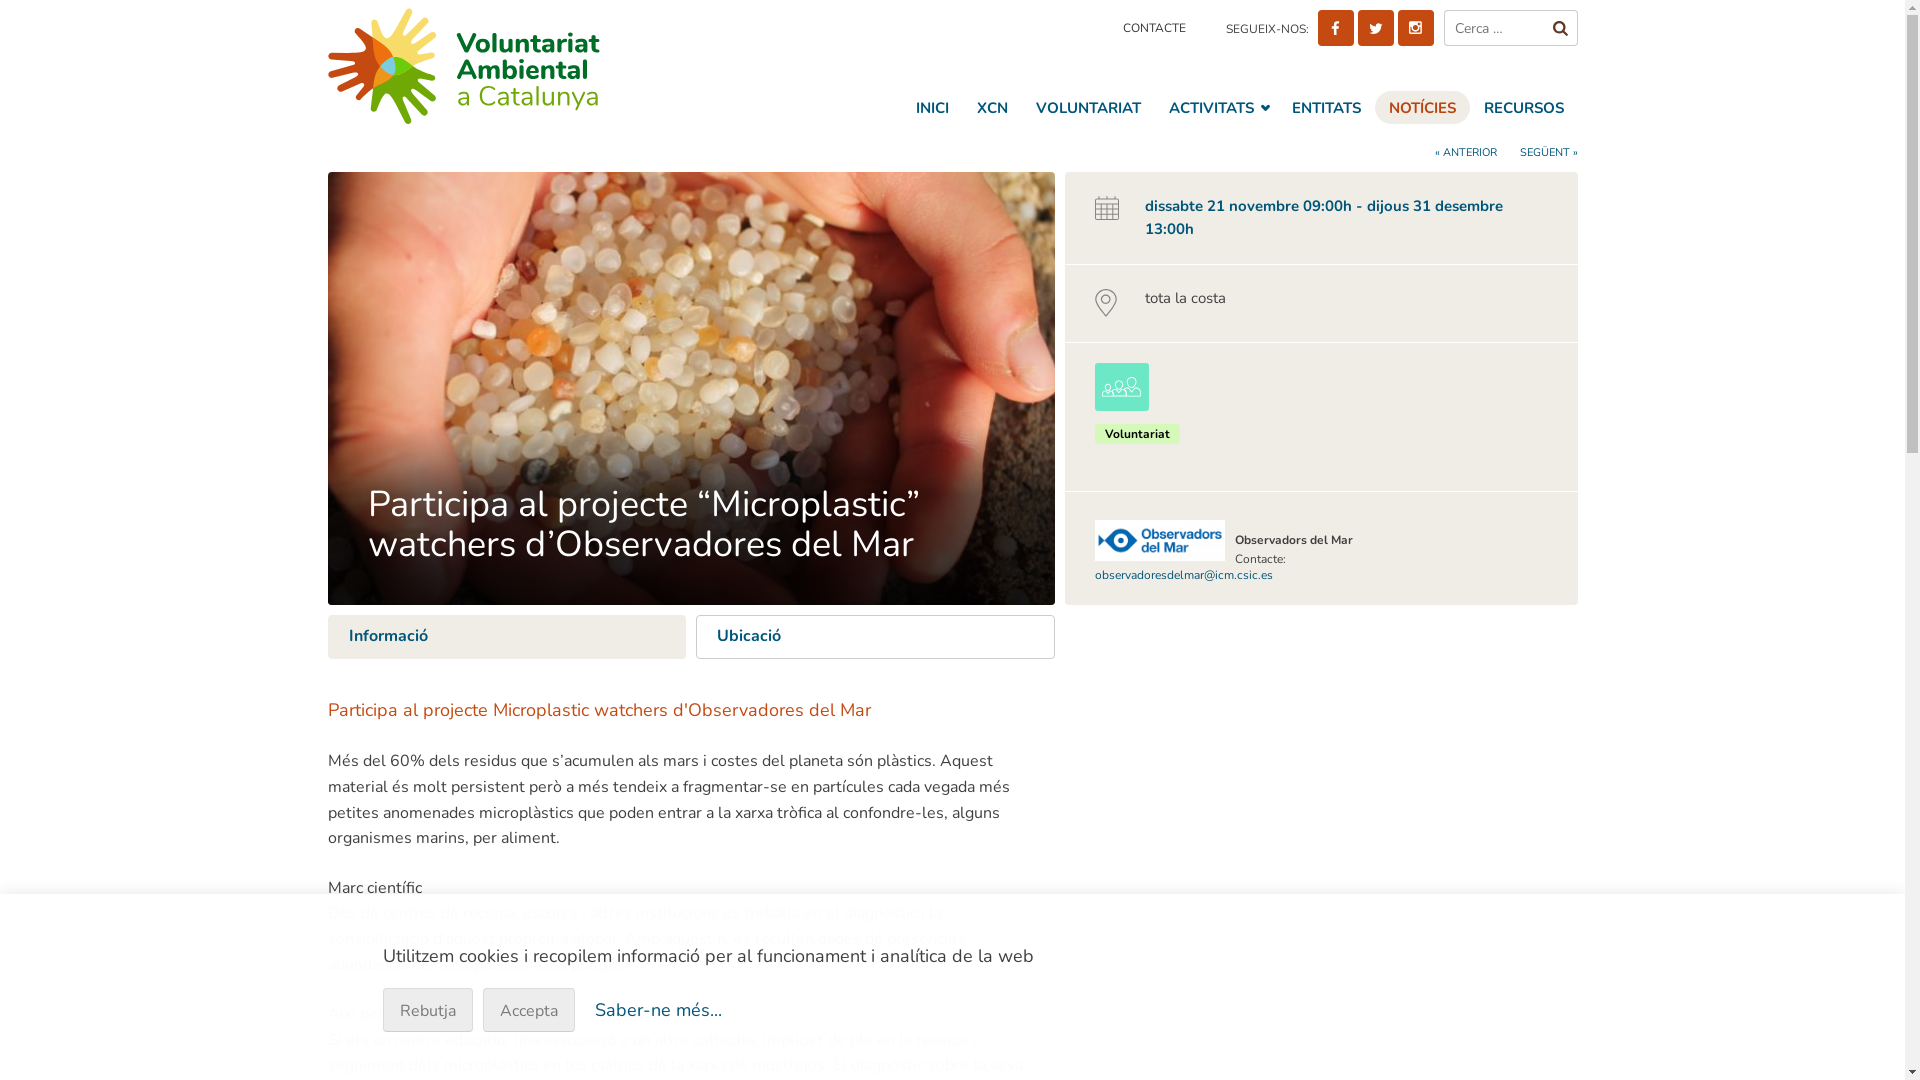  I want to click on 'RECURSOS', so click(1469, 107).